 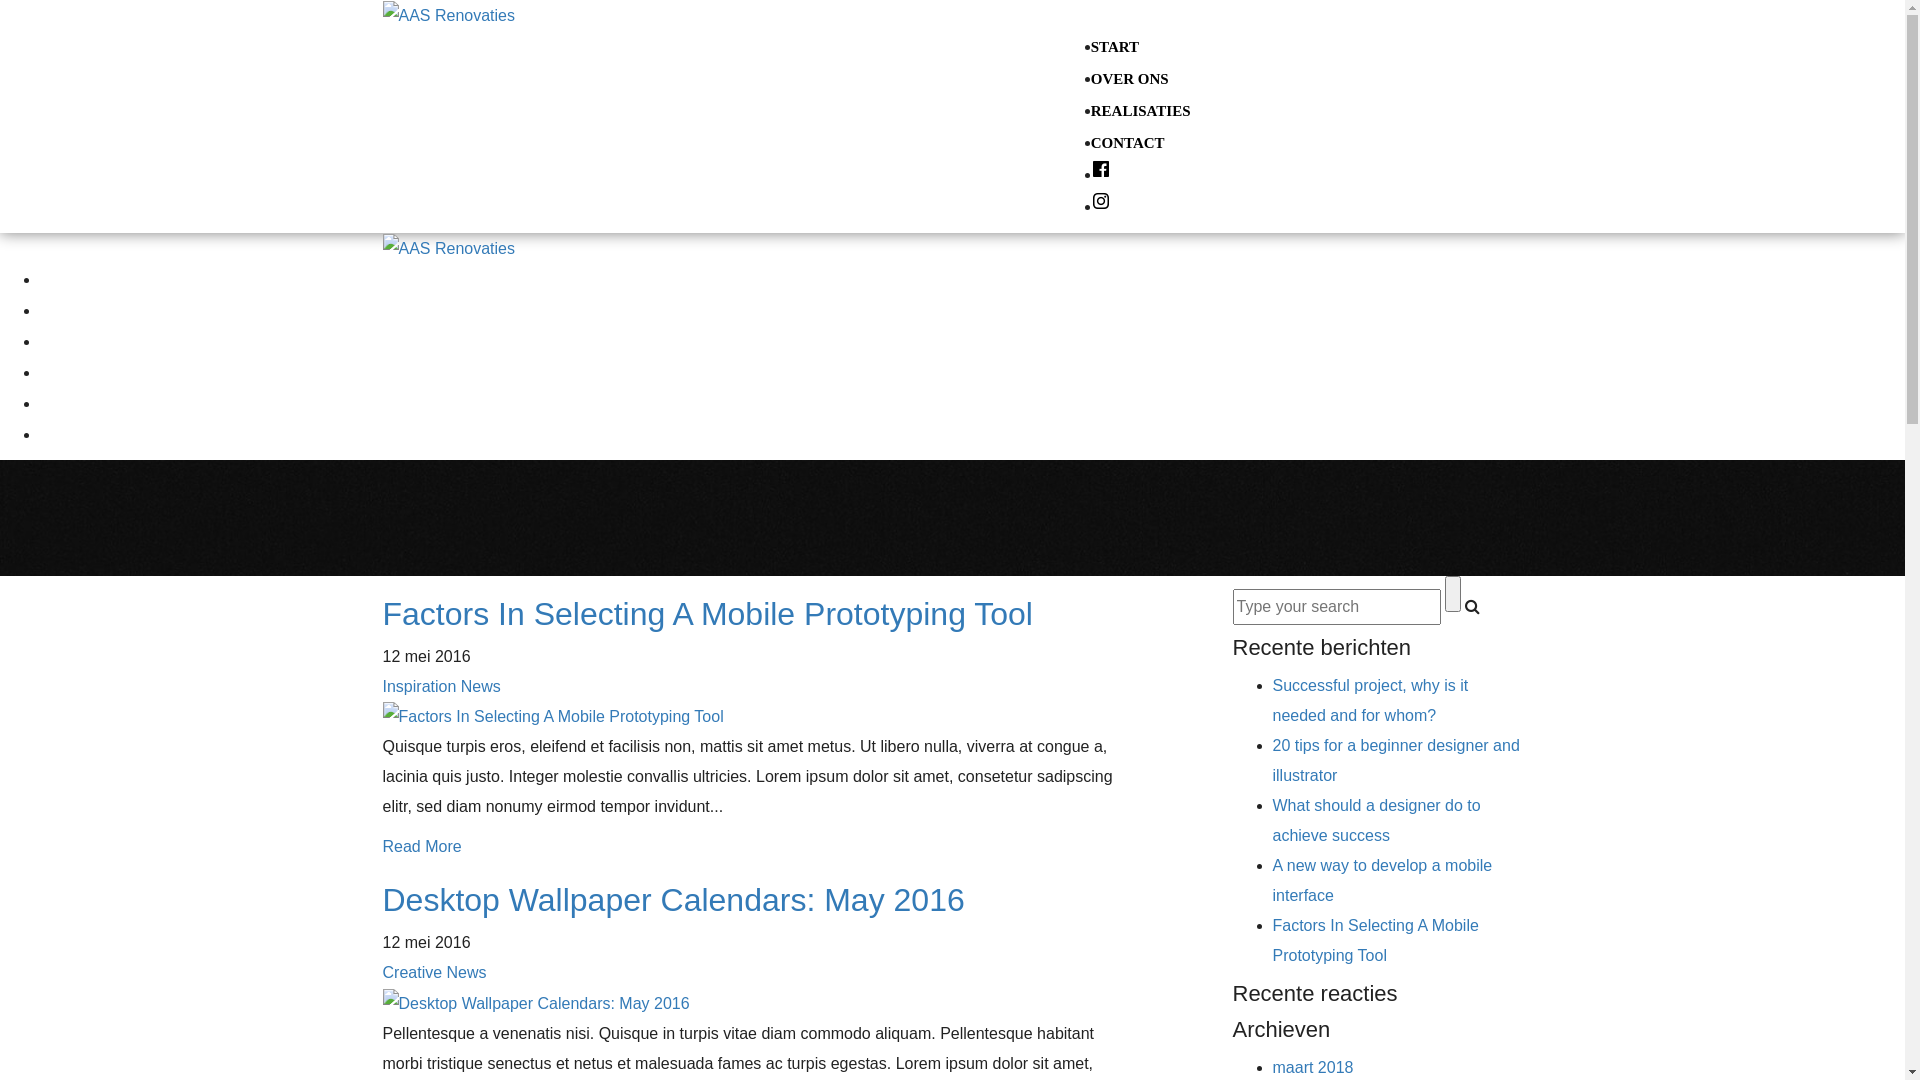 What do you see at coordinates (1113, 45) in the screenshot?
I see `'START'` at bounding box center [1113, 45].